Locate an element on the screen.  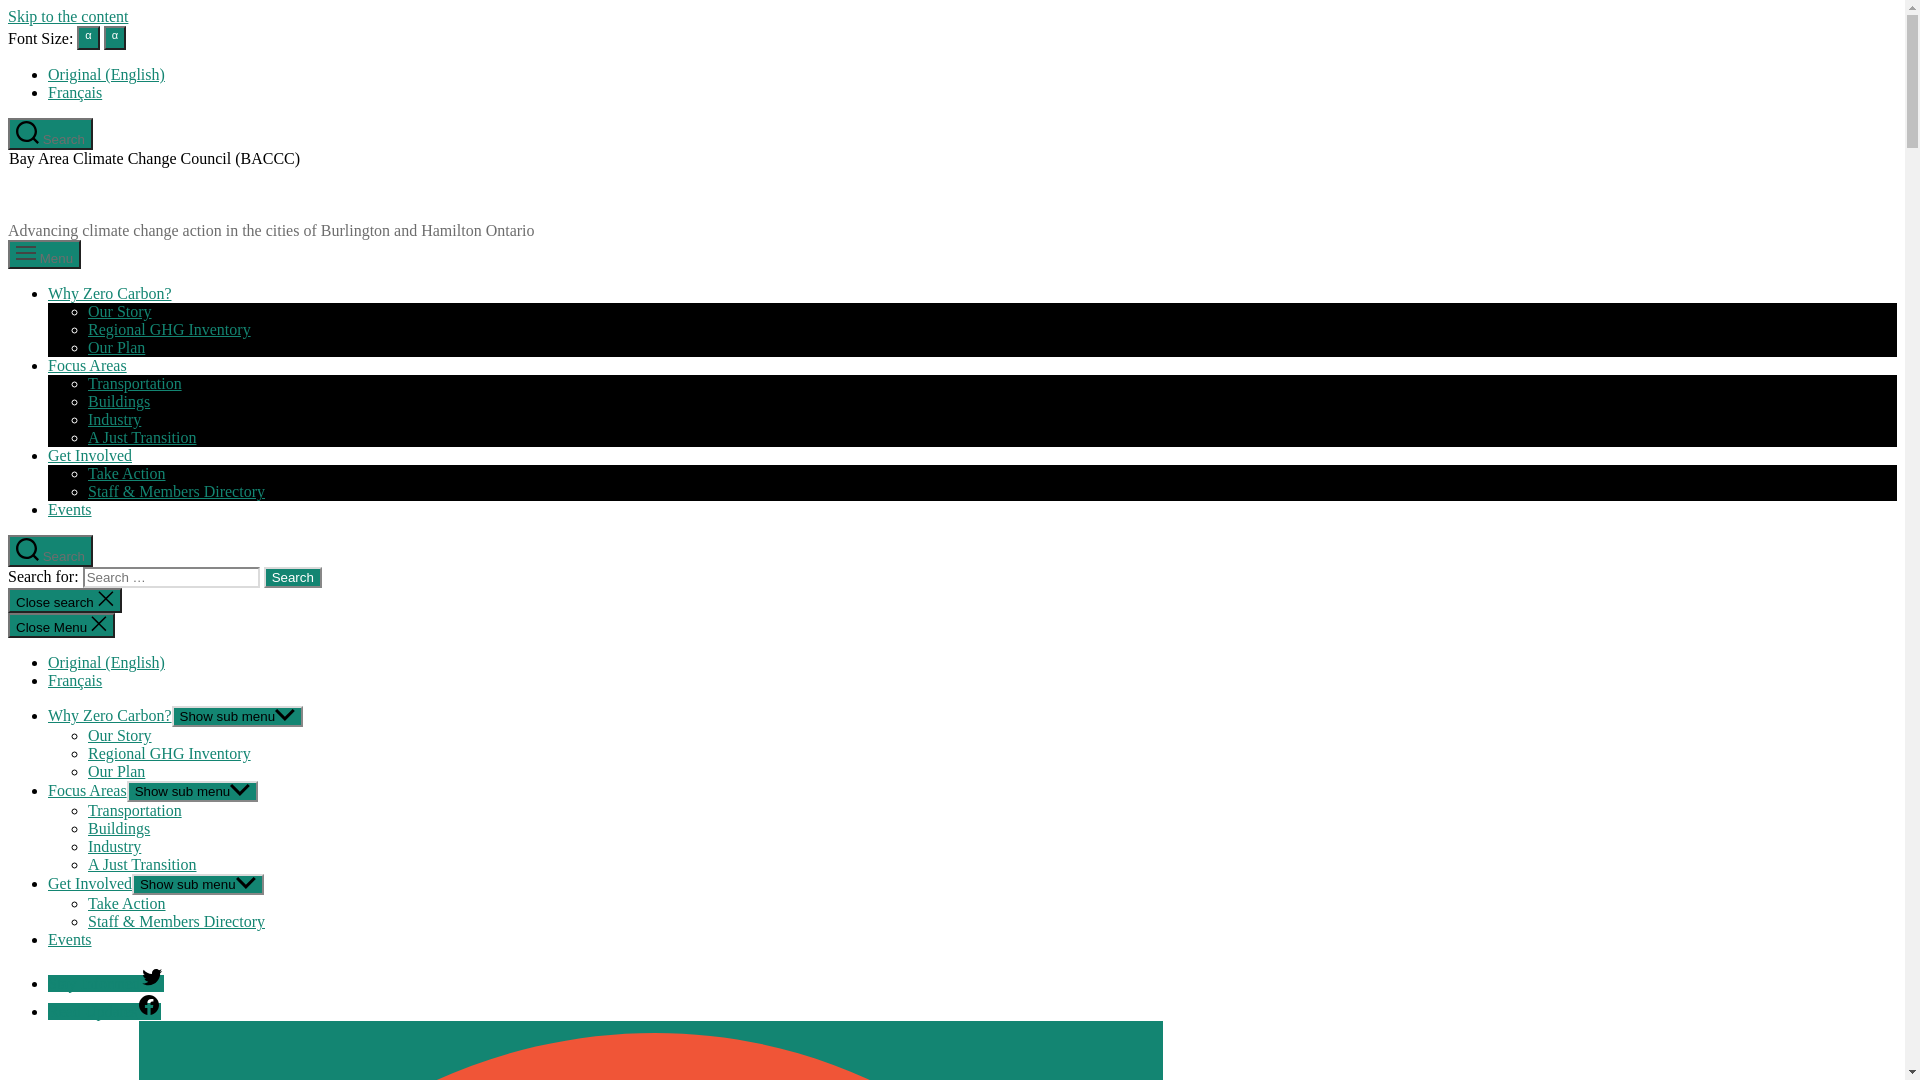
'Show sub menu' is located at coordinates (172, 715).